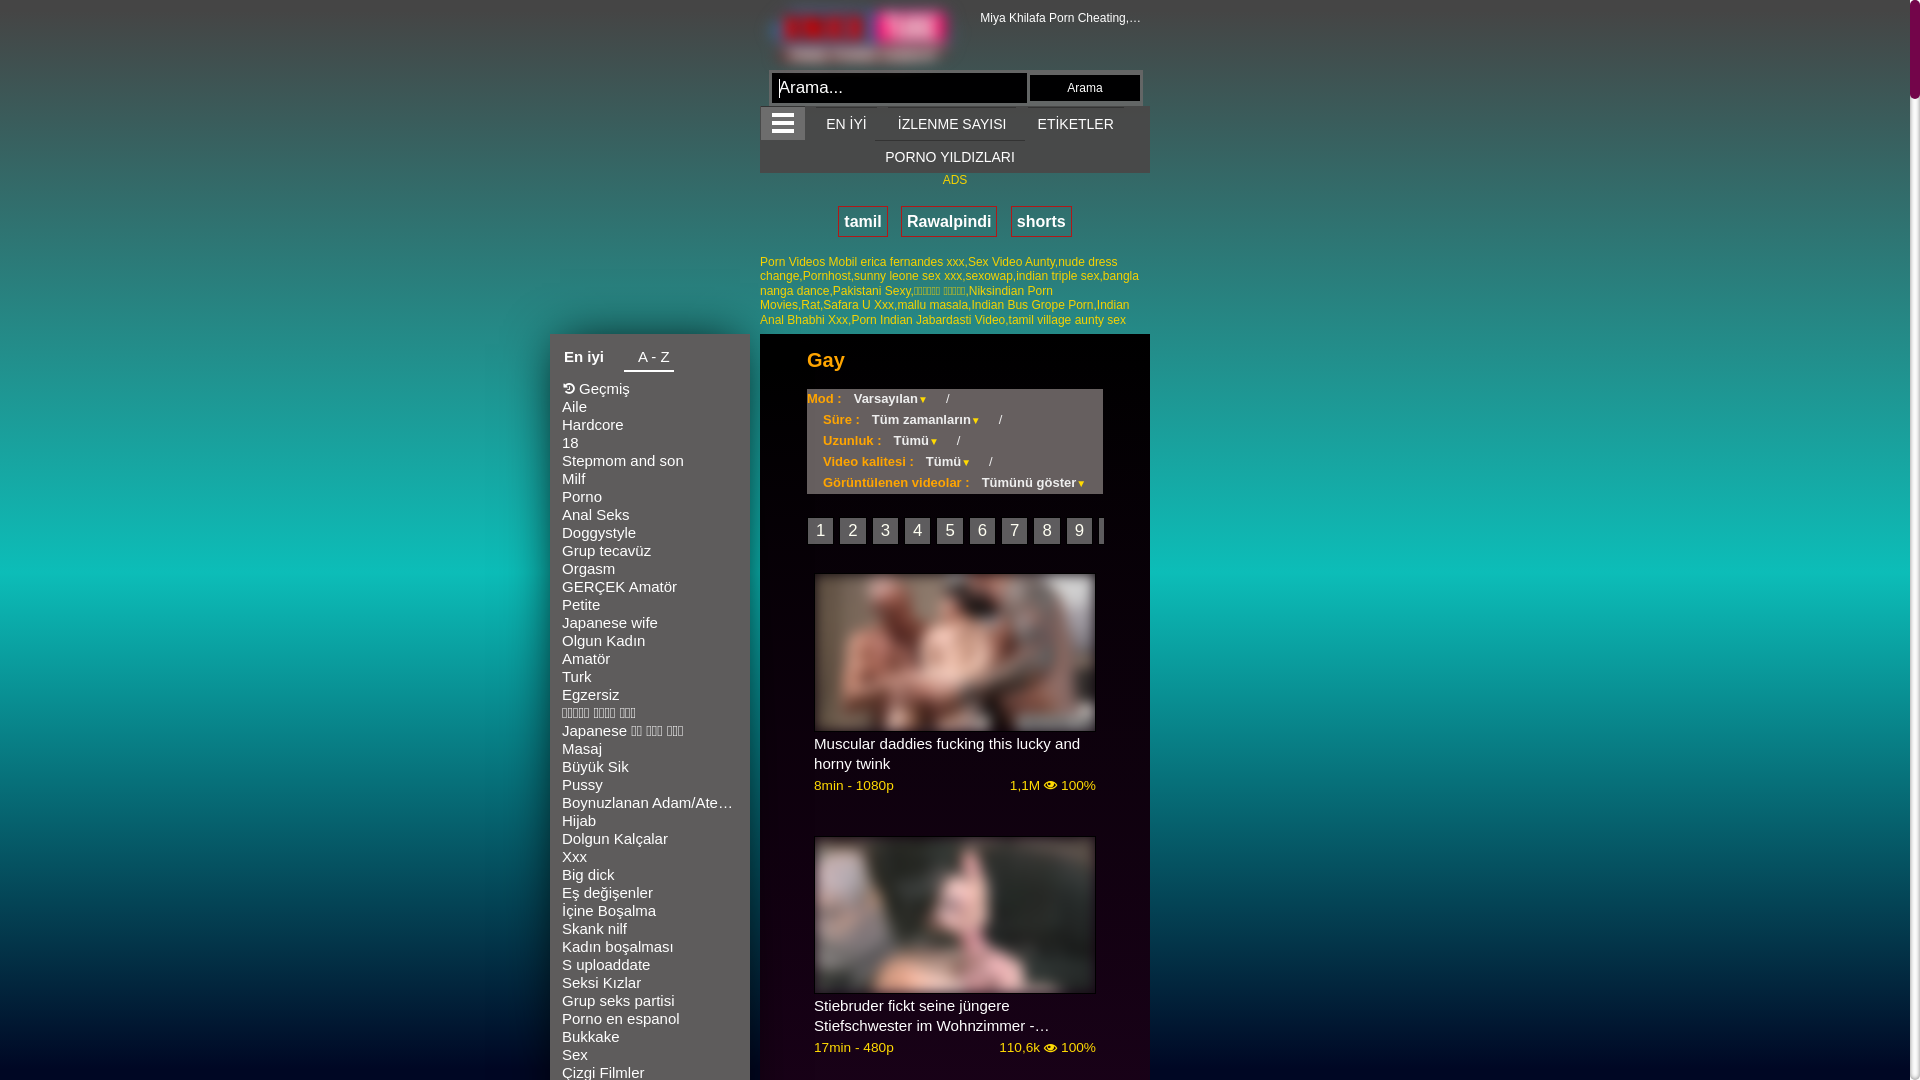 The image size is (1920, 1080). I want to click on '4', so click(916, 530).